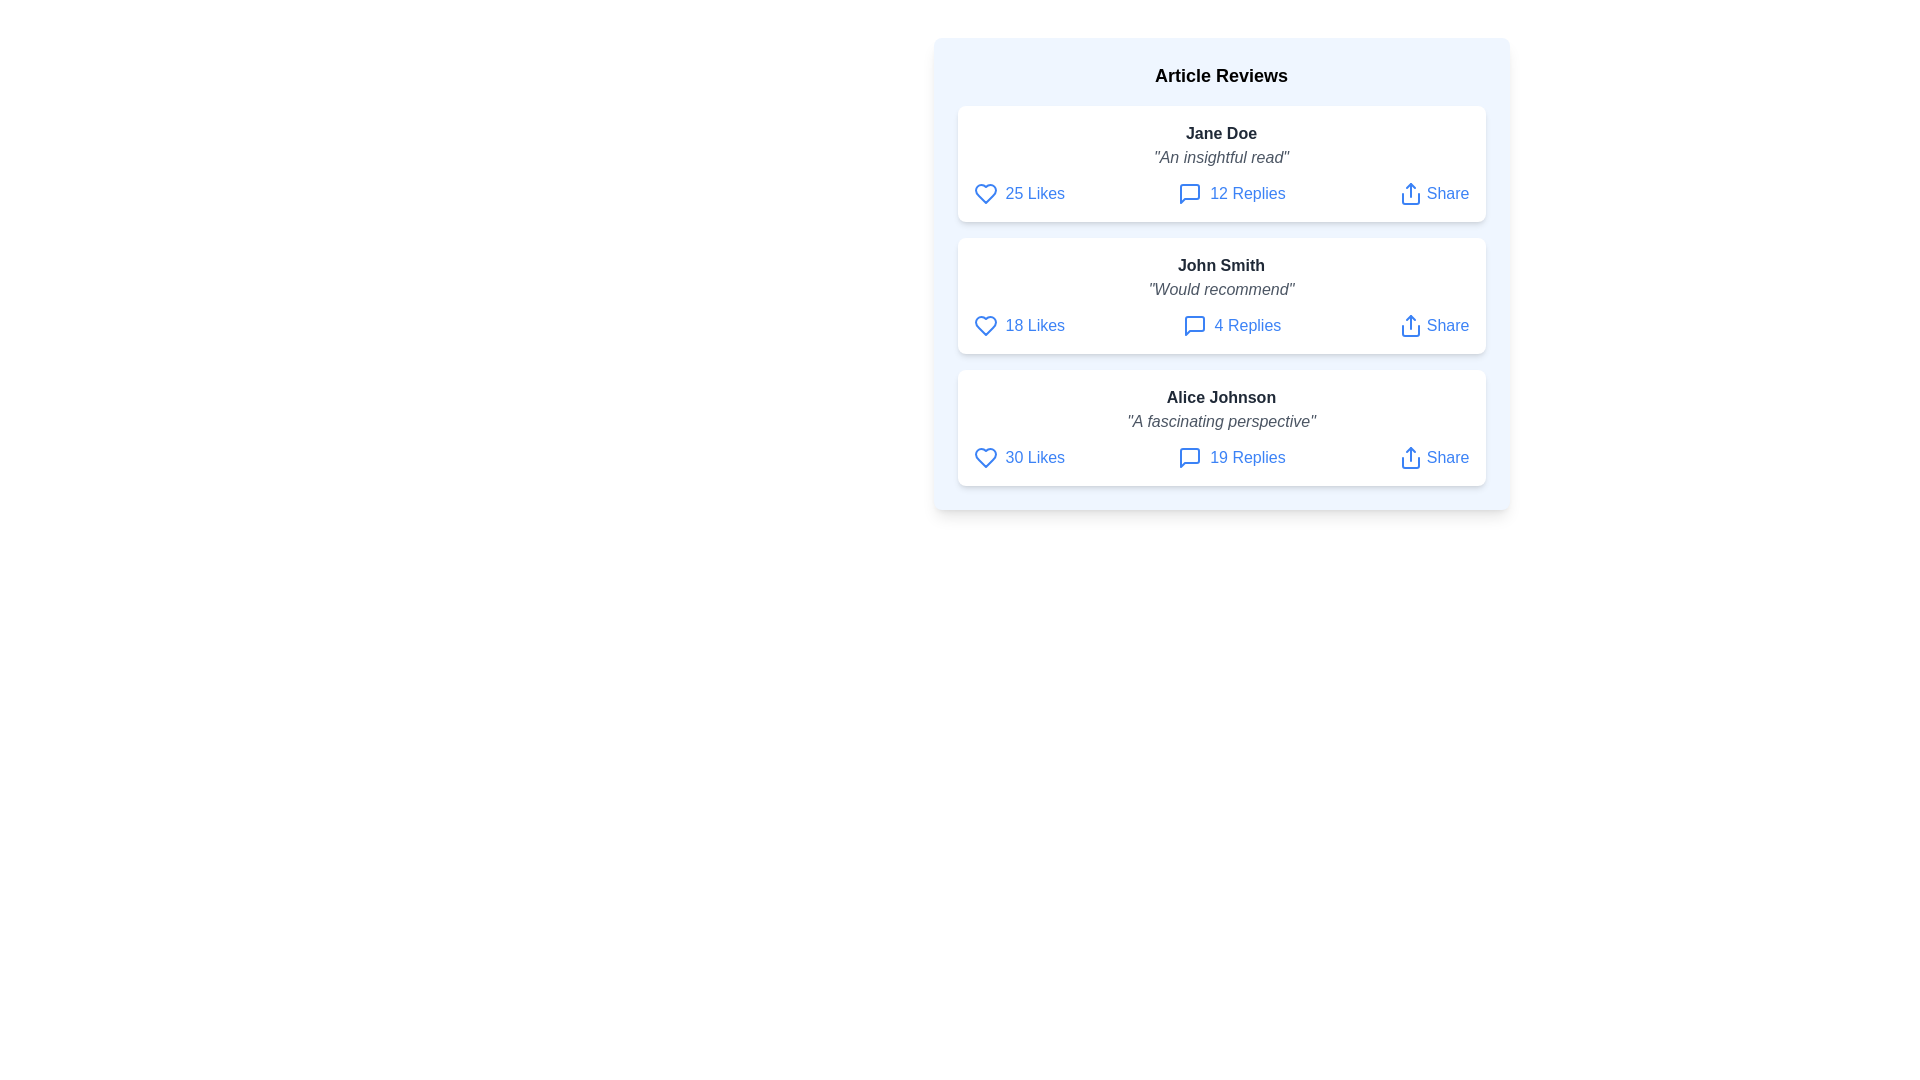 The height and width of the screenshot is (1080, 1920). What do you see at coordinates (1220, 408) in the screenshot?
I see `the review text of Alice Johnson` at bounding box center [1220, 408].